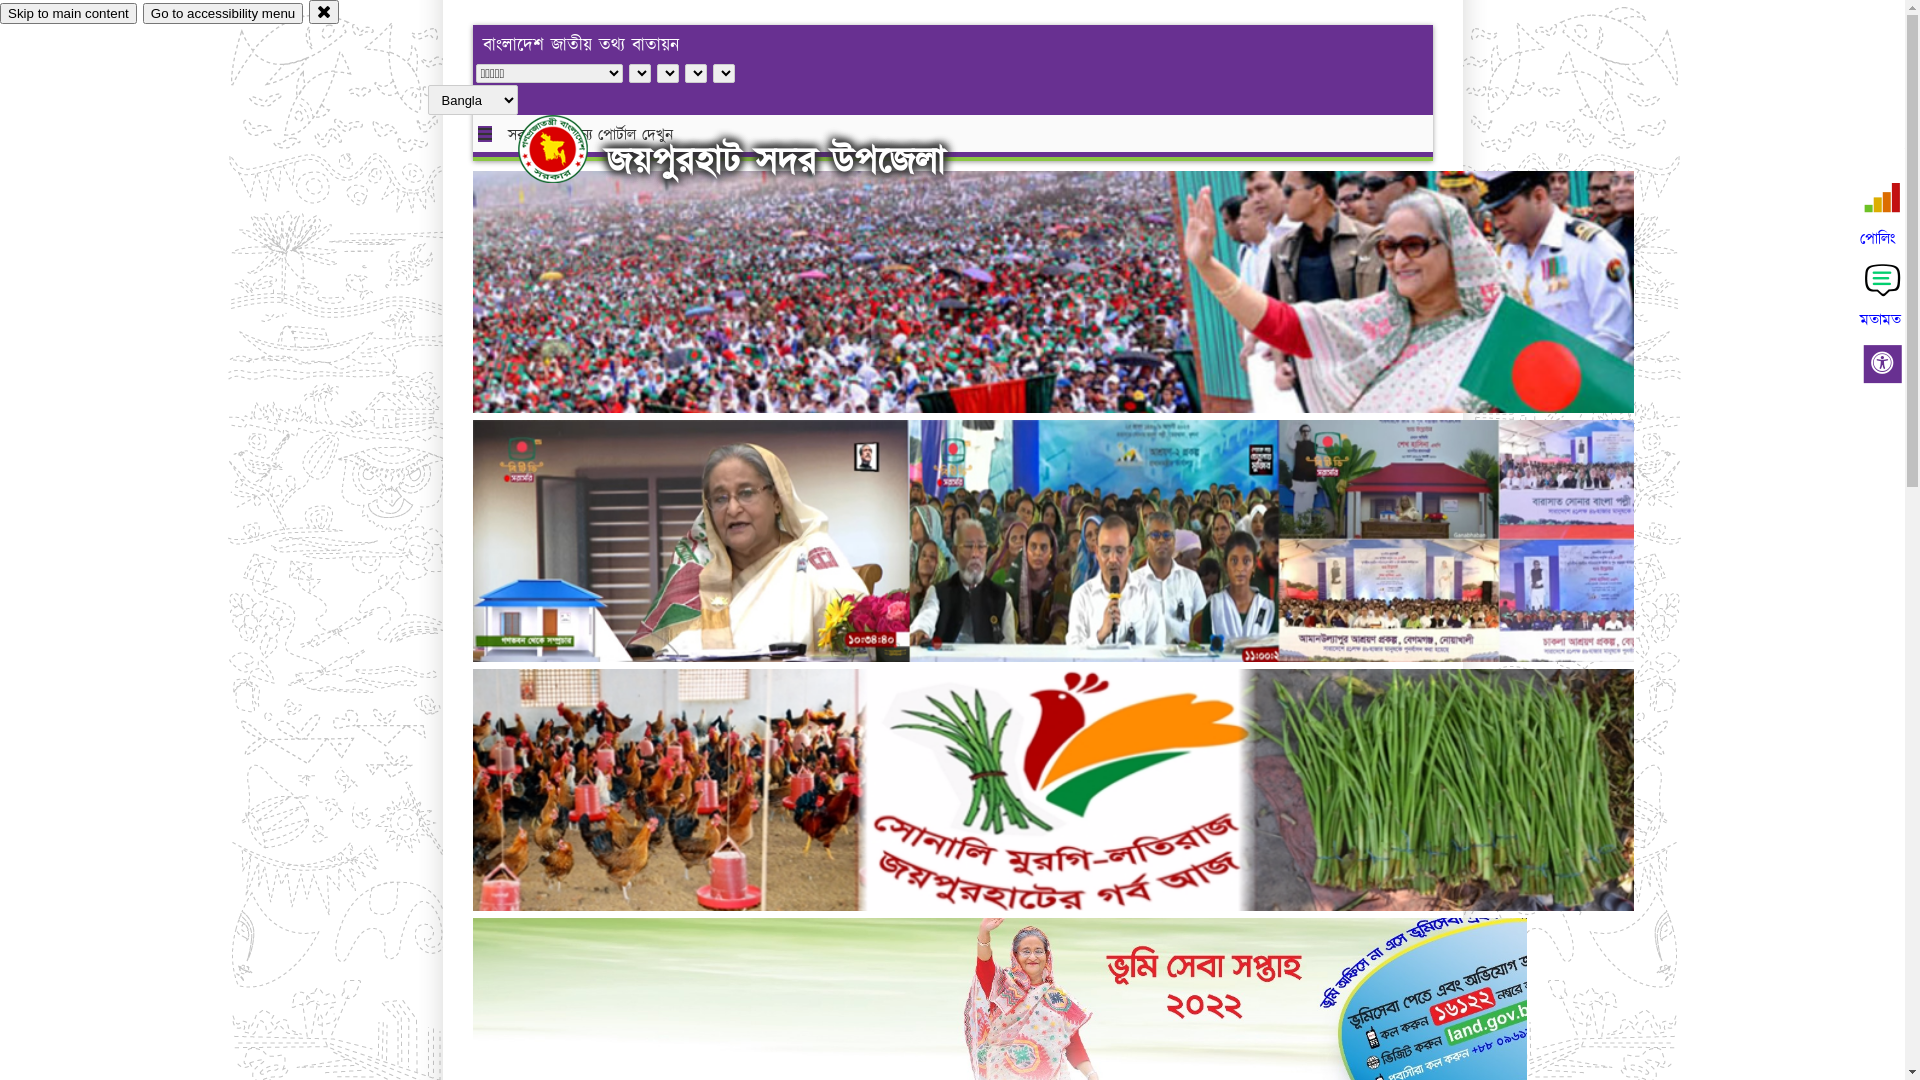 The width and height of the screenshot is (1920, 1080). I want to click on 'Go to accessibility menu', so click(142, 13).